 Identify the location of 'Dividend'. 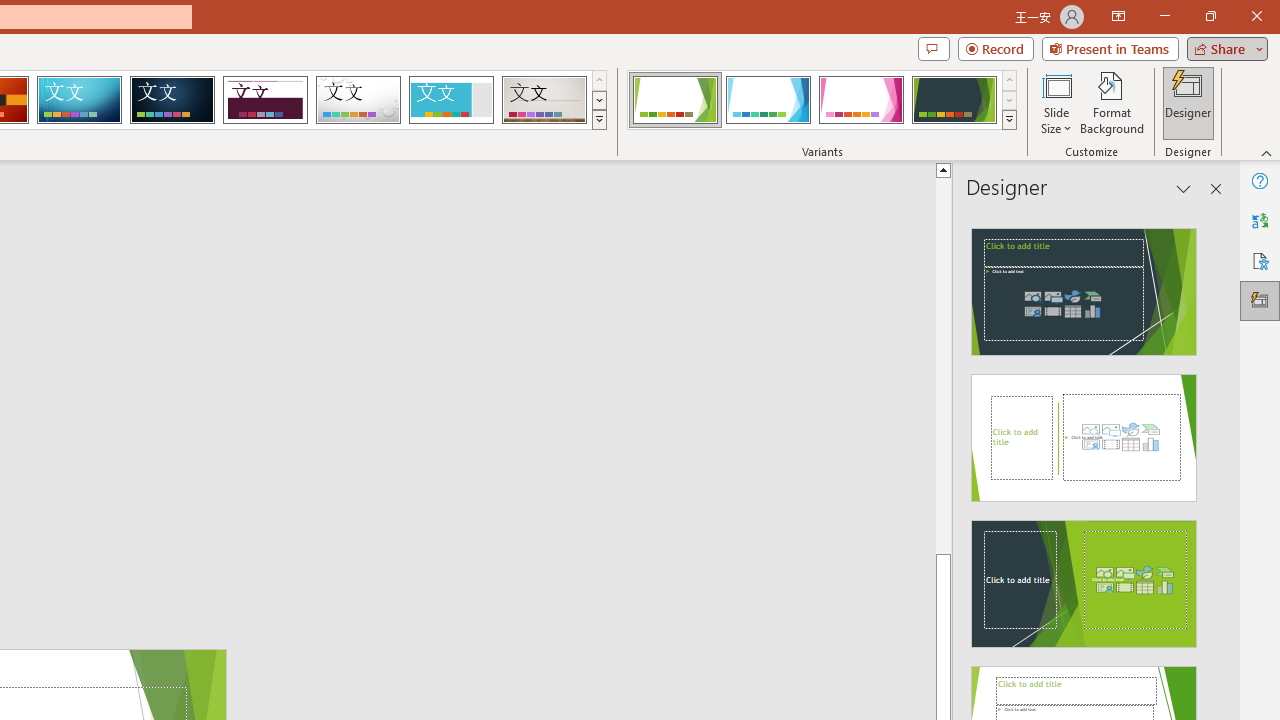
(264, 100).